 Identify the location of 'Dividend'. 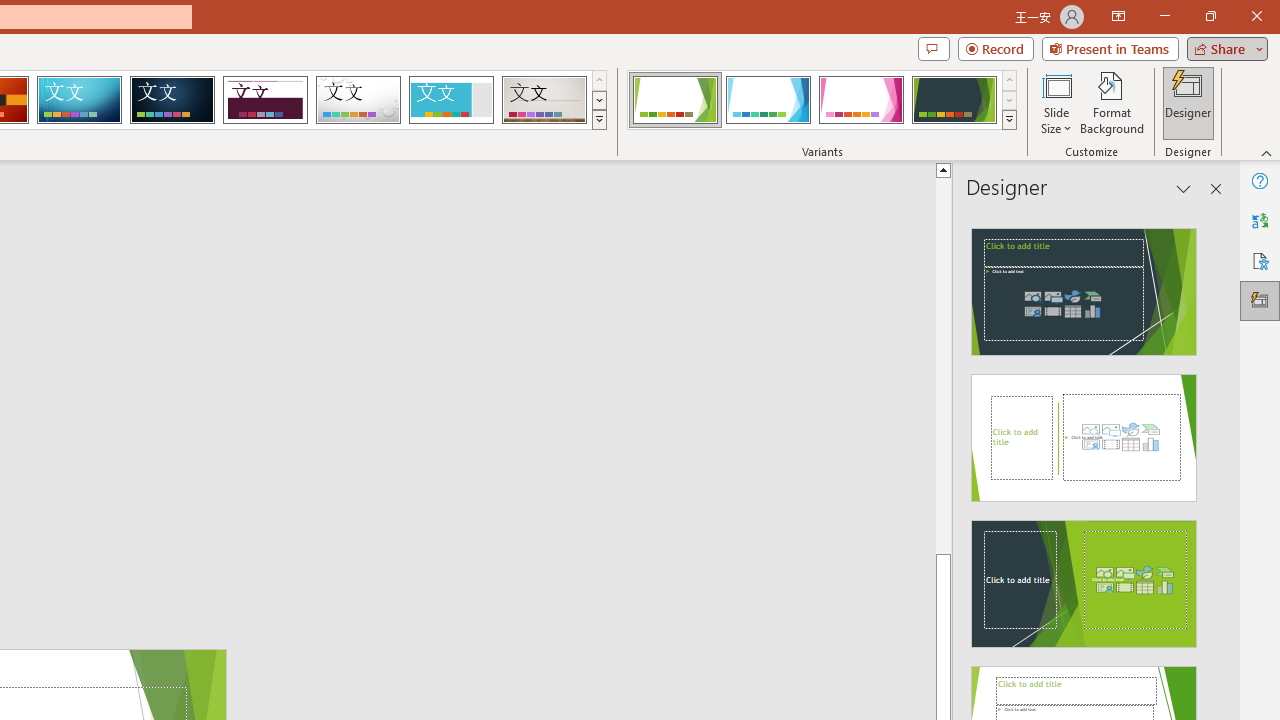
(264, 100).